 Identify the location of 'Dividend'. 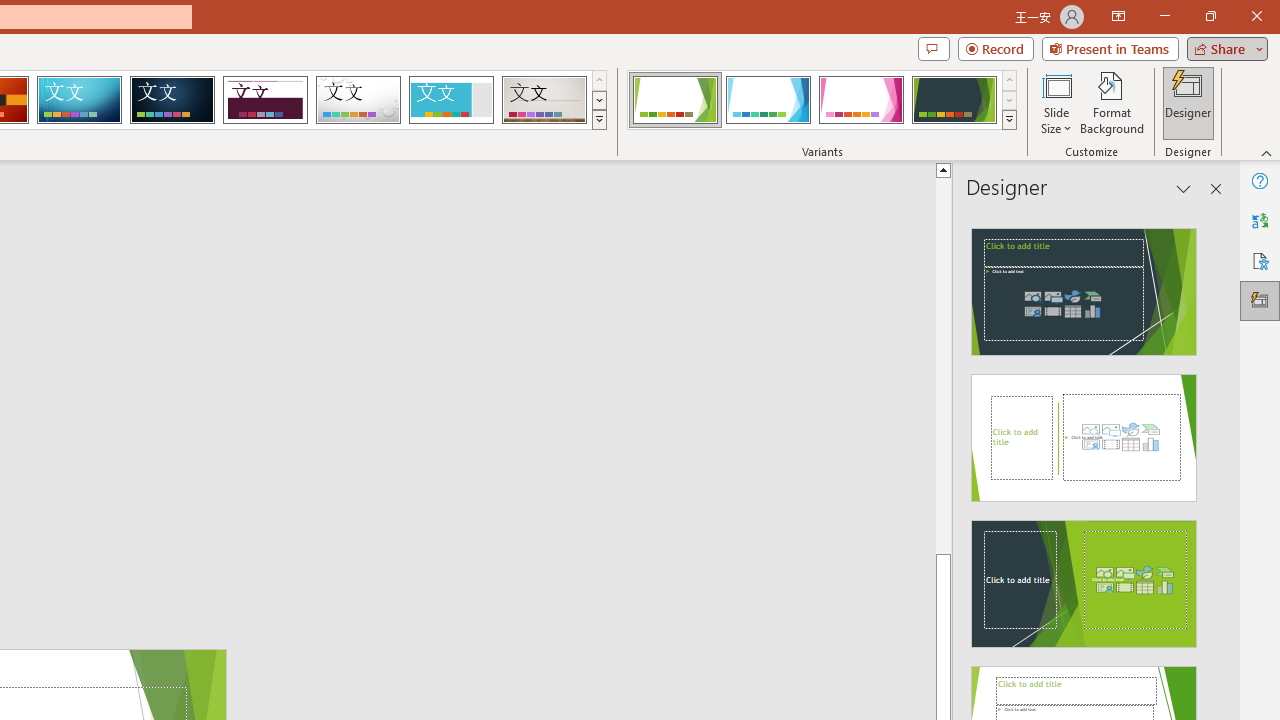
(264, 100).